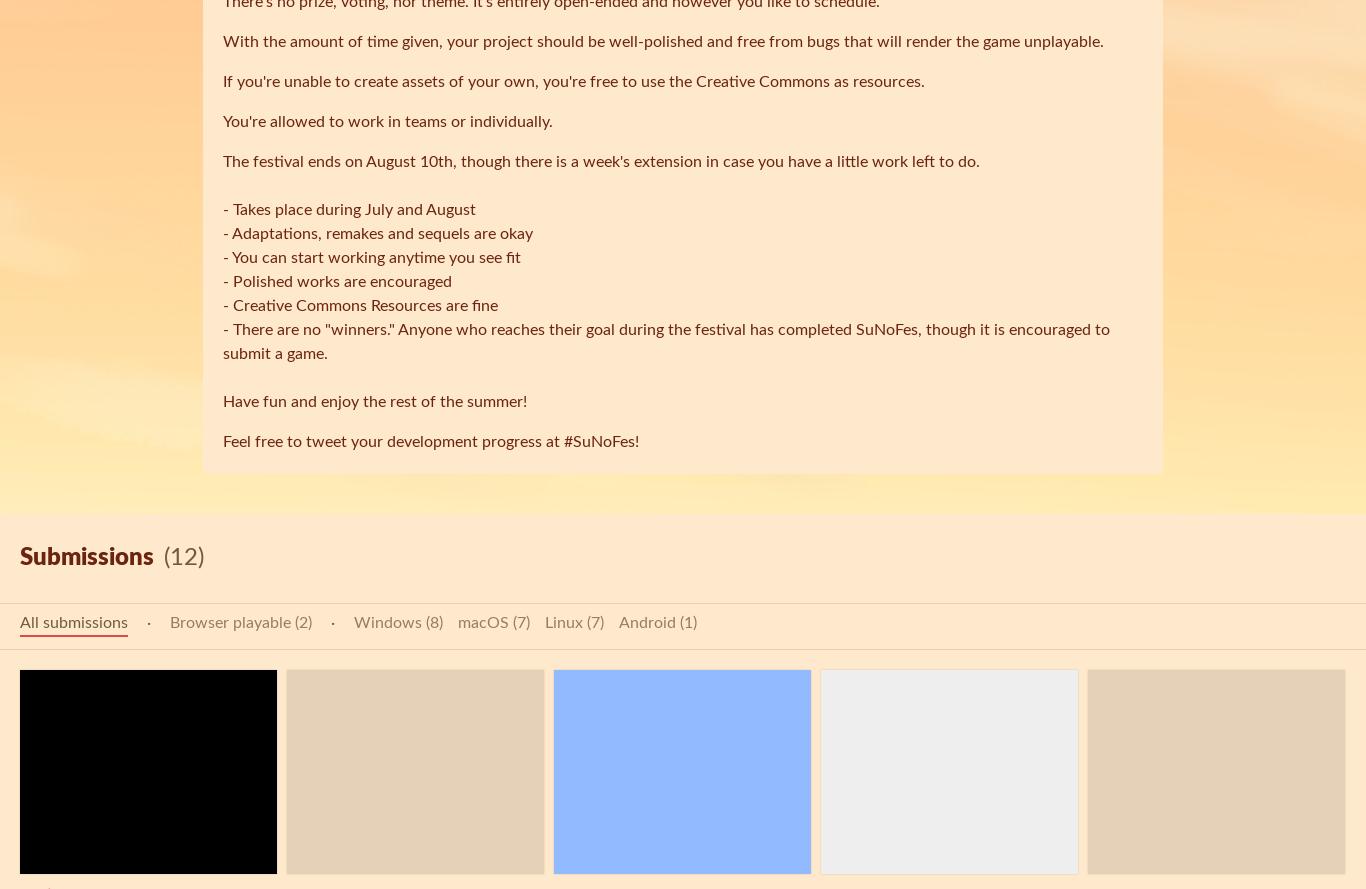  I want to click on '- Creative Commons Resources are fine', so click(359, 305).